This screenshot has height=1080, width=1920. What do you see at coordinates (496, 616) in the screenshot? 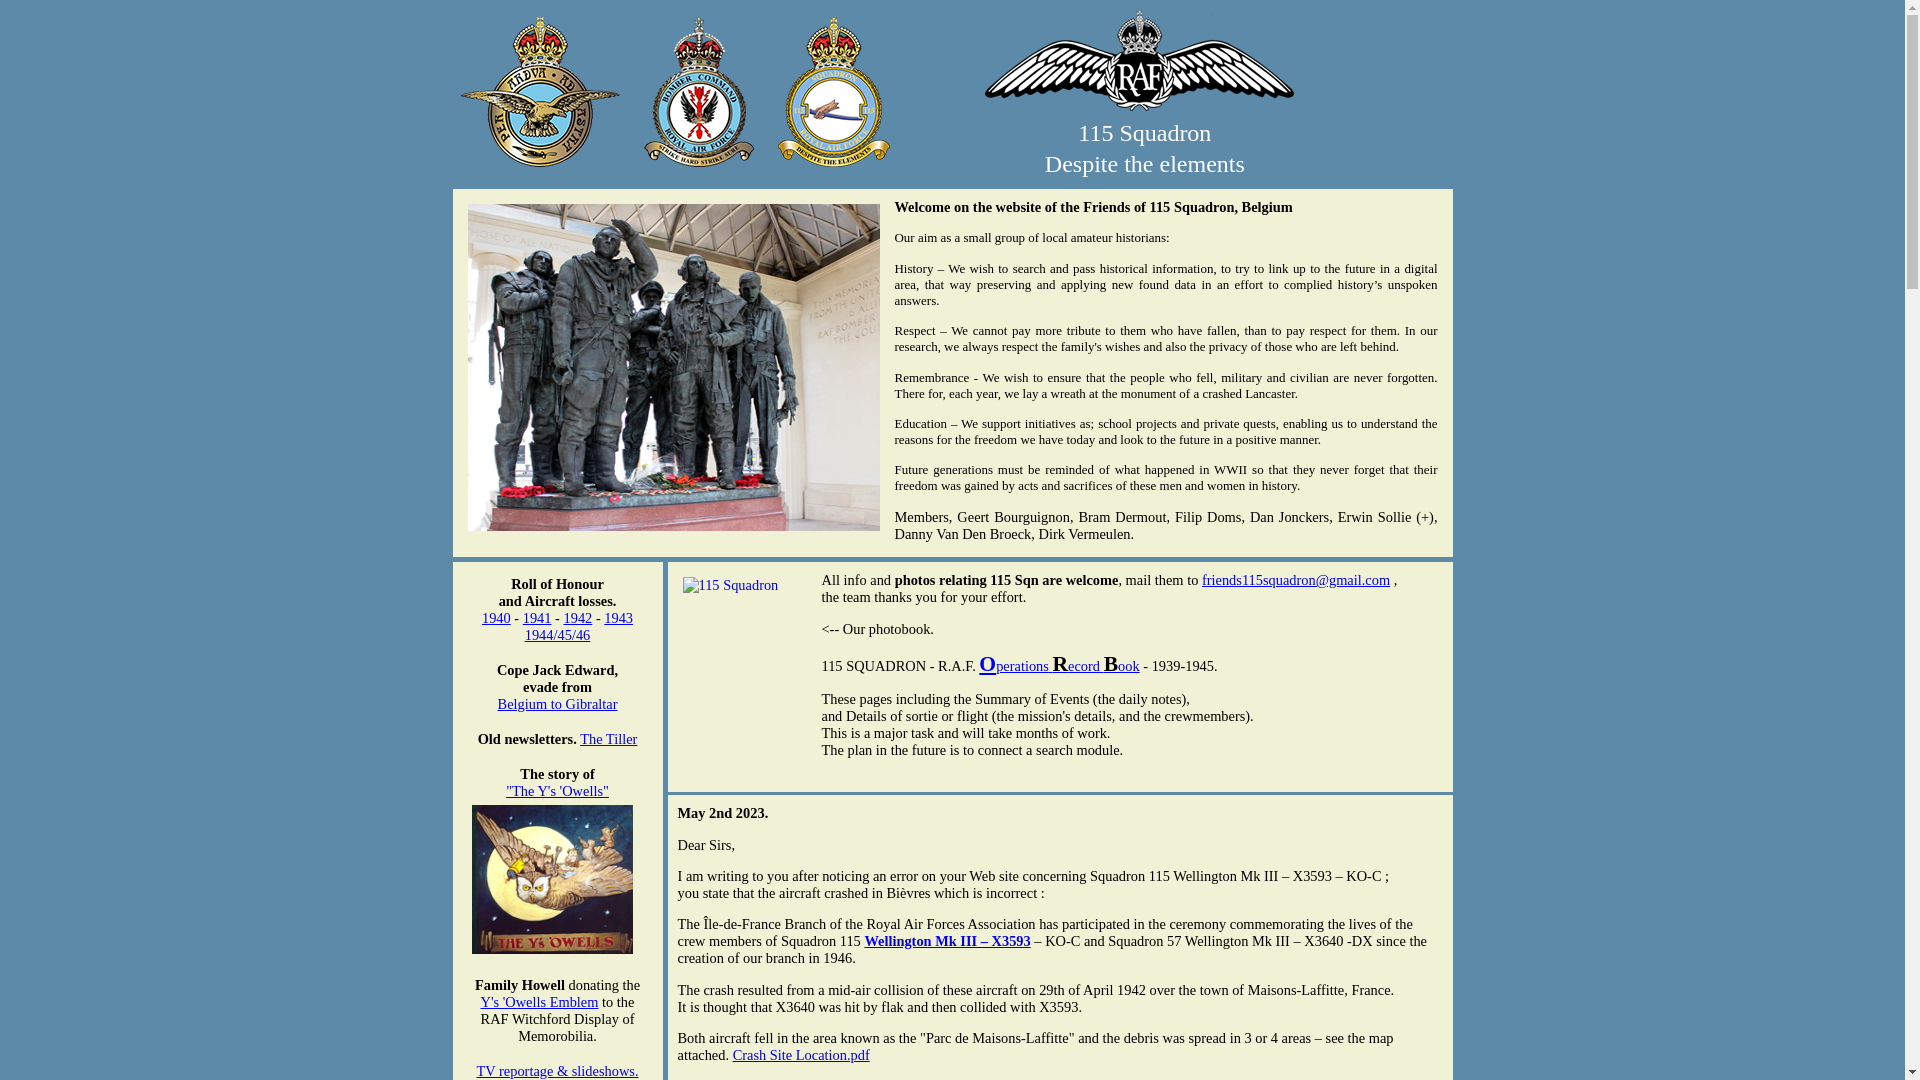
I see `'1940'` at bounding box center [496, 616].